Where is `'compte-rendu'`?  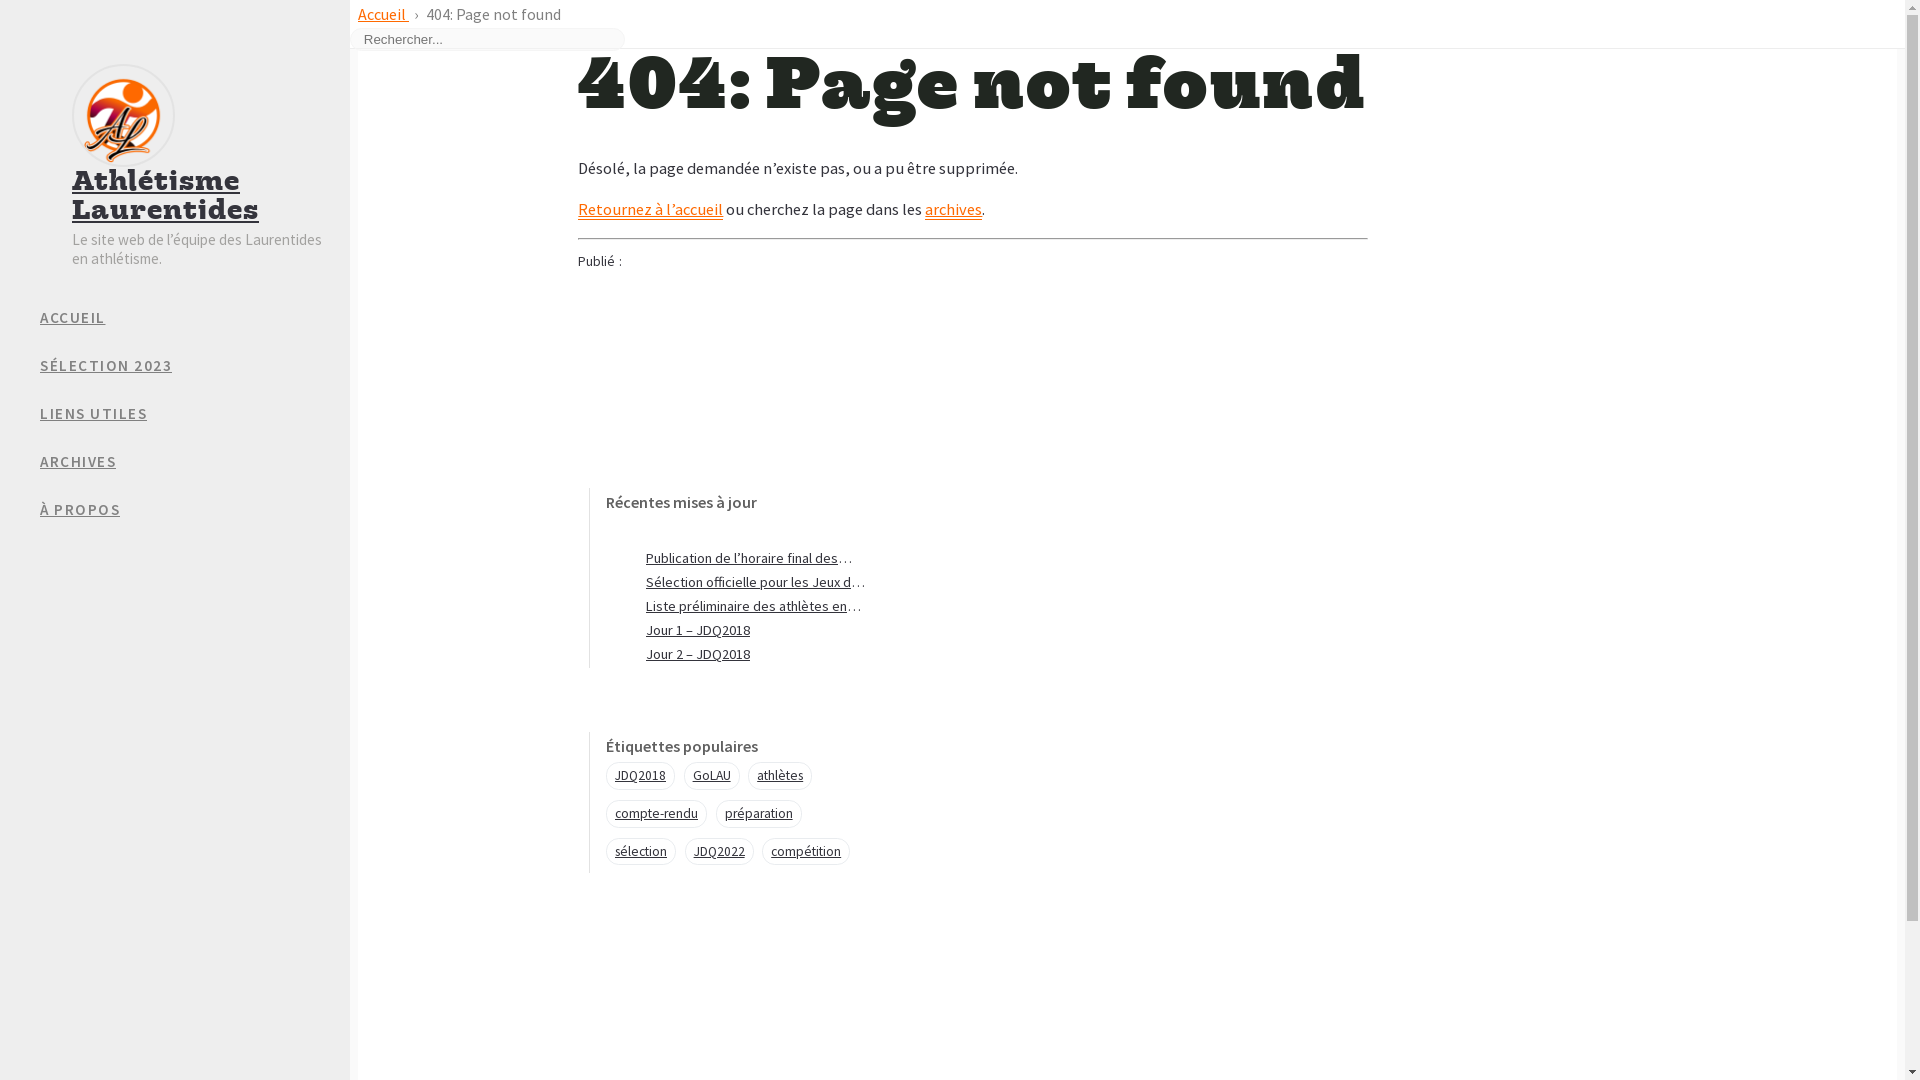 'compte-rendu' is located at coordinates (656, 813).